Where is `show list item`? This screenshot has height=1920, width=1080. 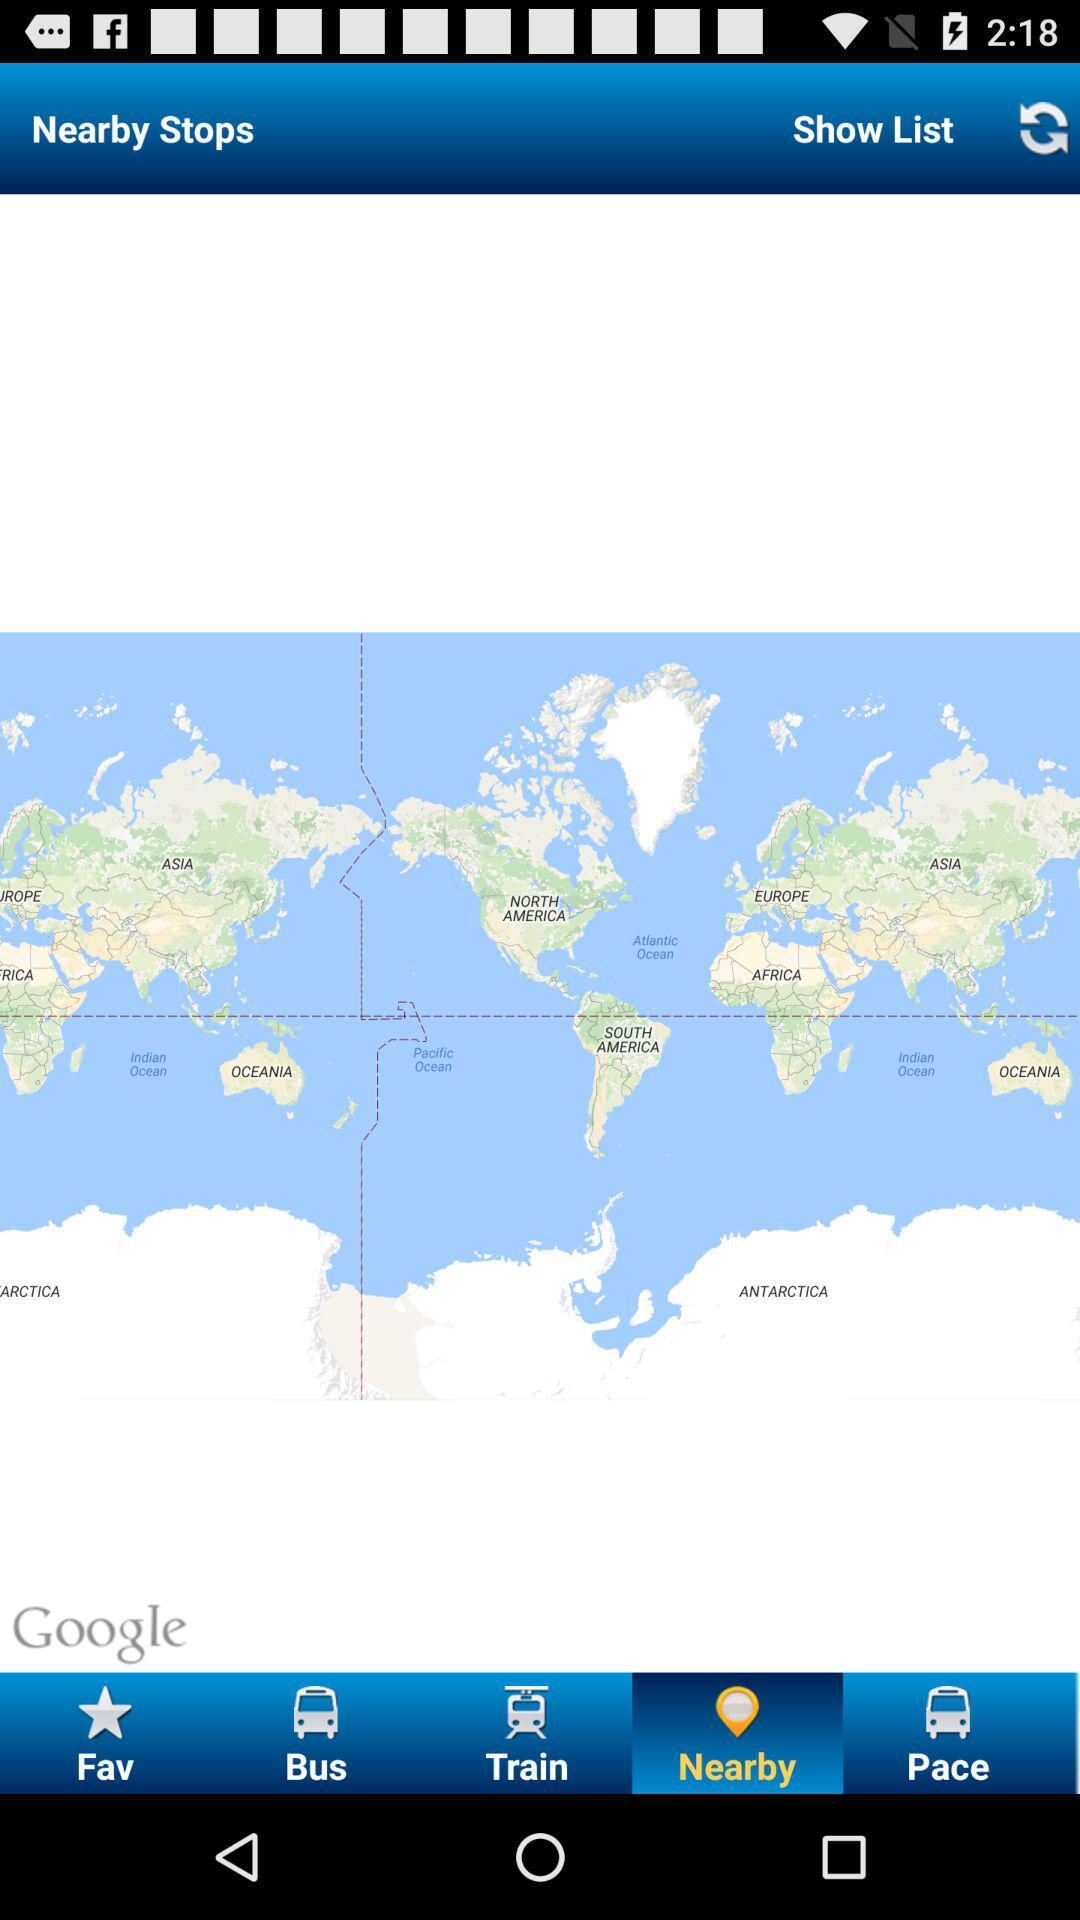 show list item is located at coordinates (872, 127).